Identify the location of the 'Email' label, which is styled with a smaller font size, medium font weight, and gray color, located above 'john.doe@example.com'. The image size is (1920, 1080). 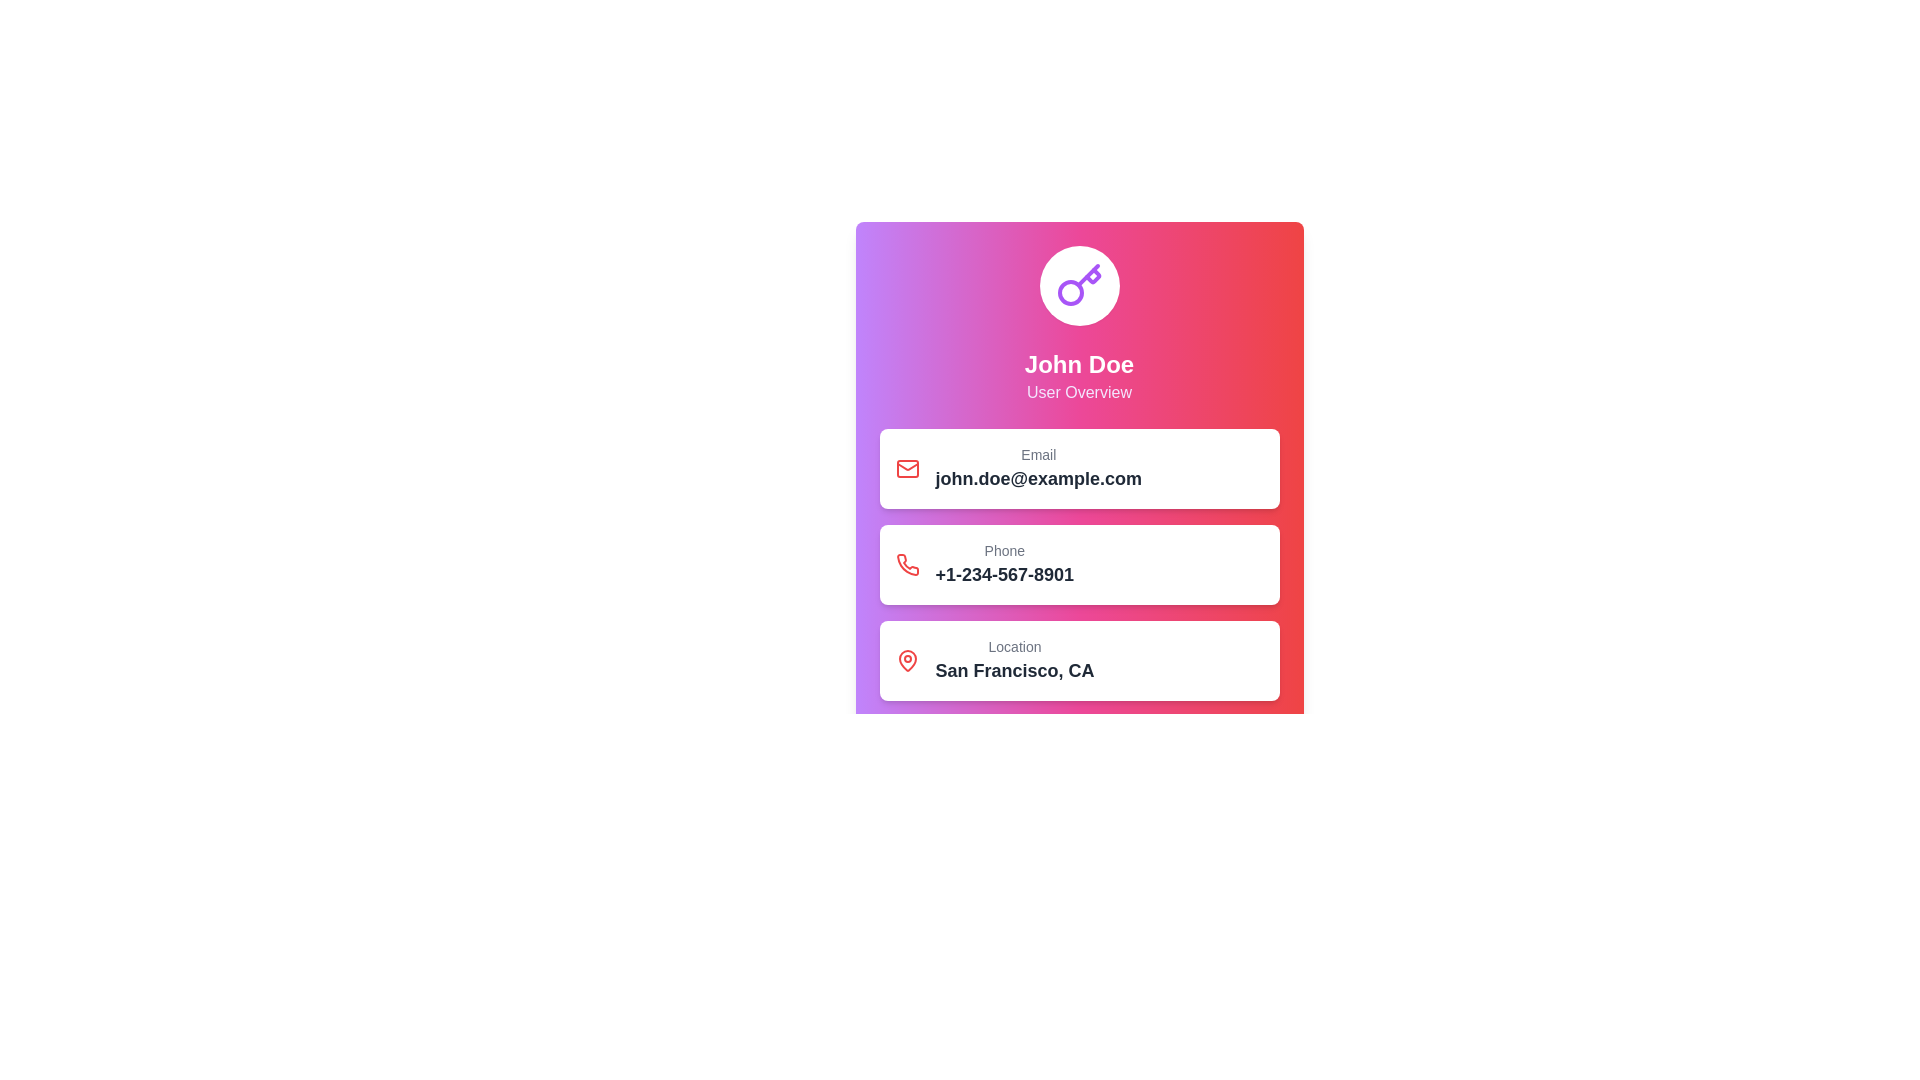
(1038, 455).